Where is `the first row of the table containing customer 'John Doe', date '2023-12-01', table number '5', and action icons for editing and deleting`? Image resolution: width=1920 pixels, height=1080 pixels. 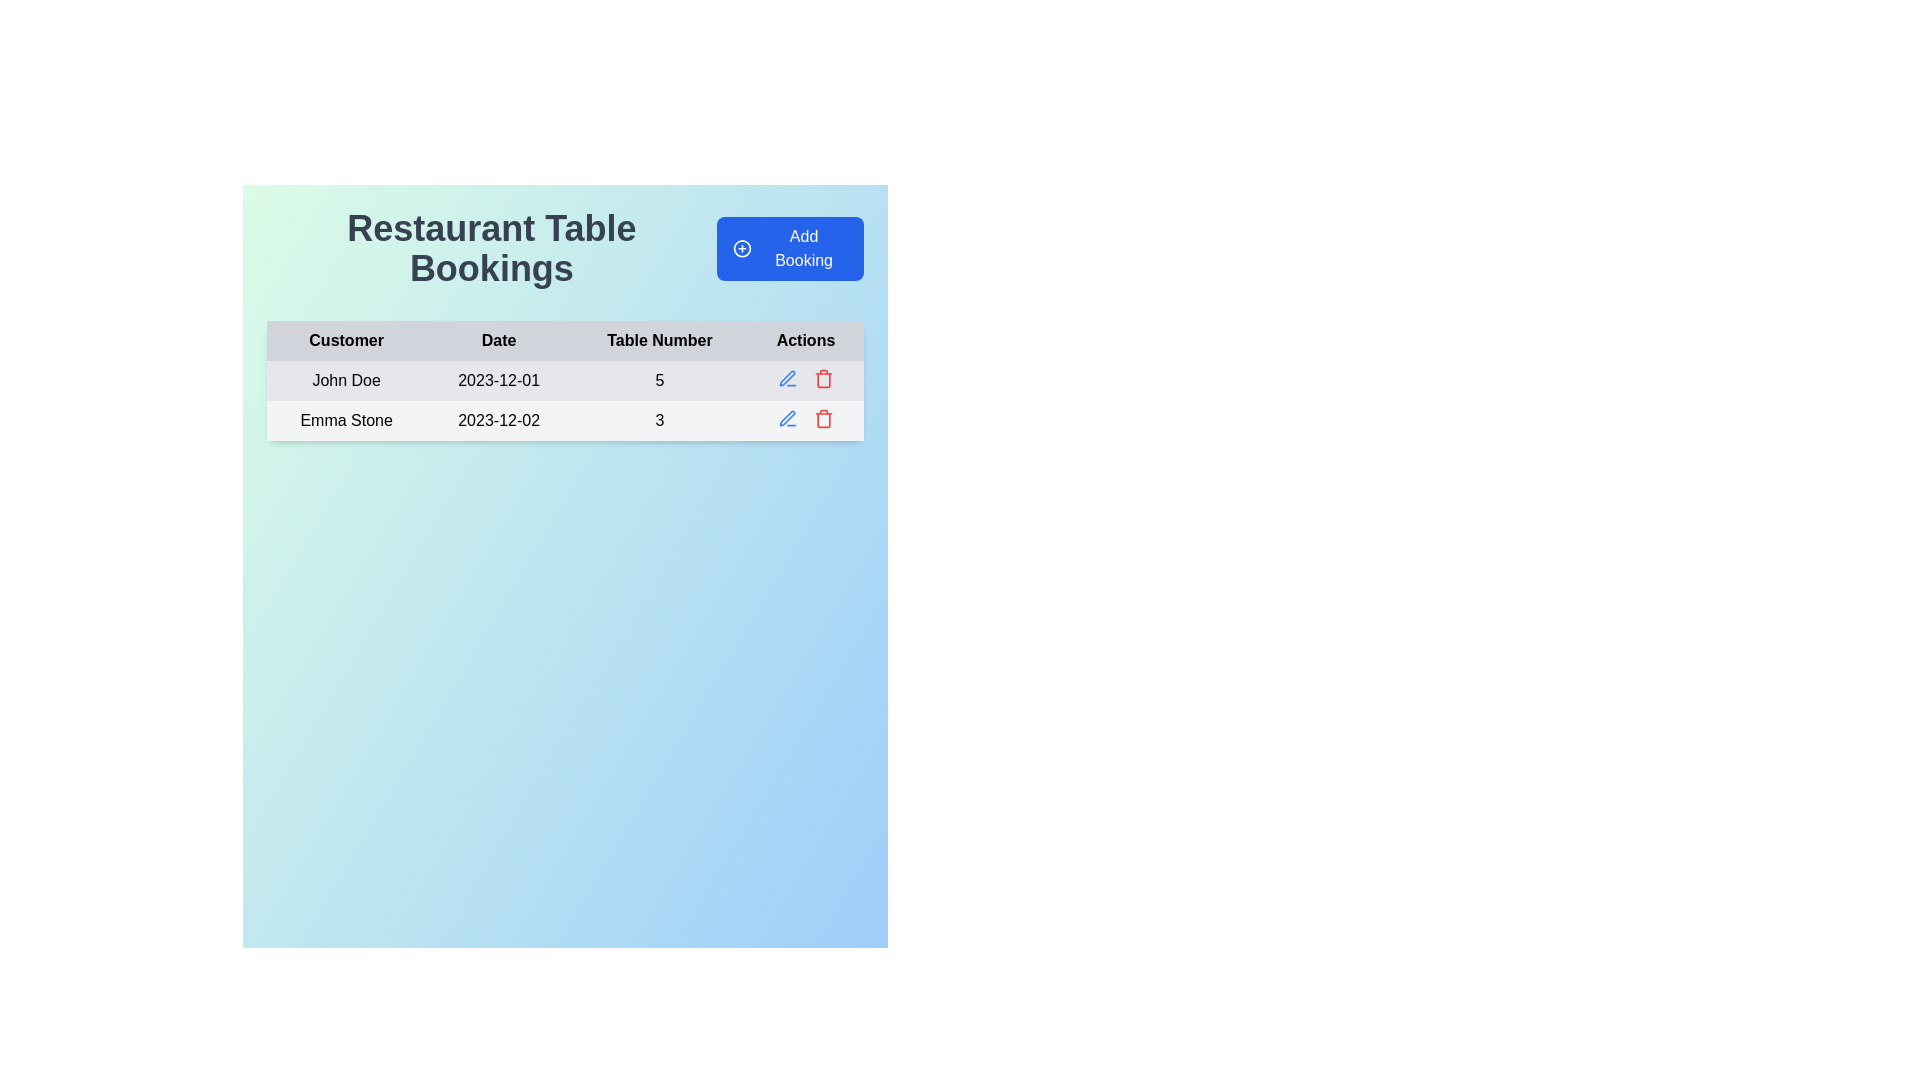
the first row of the table containing customer 'John Doe', date '2023-12-01', table number '5', and action icons for editing and deleting is located at coordinates (564, 401).